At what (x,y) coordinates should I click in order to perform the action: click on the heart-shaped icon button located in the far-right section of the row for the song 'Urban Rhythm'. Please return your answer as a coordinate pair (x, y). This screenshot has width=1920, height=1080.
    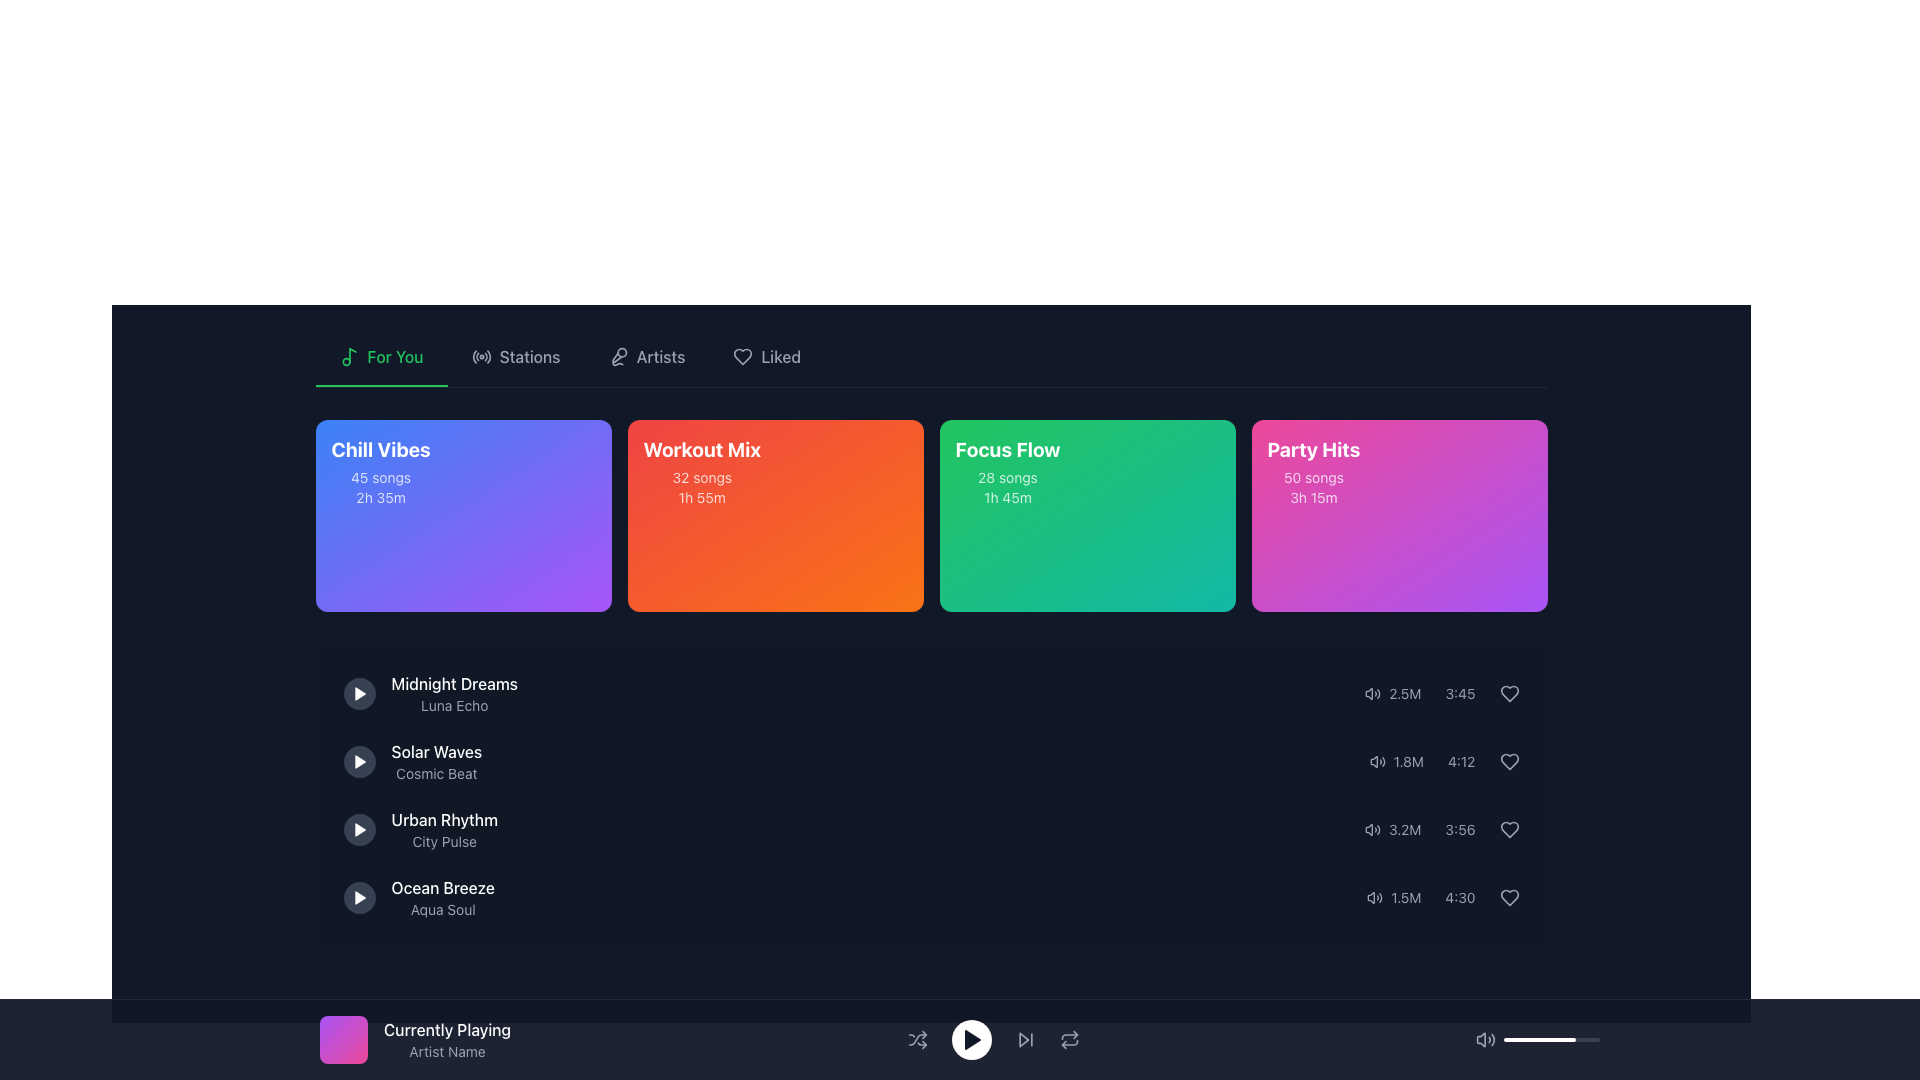
    Looking at the image, I should click on (1509, 829).